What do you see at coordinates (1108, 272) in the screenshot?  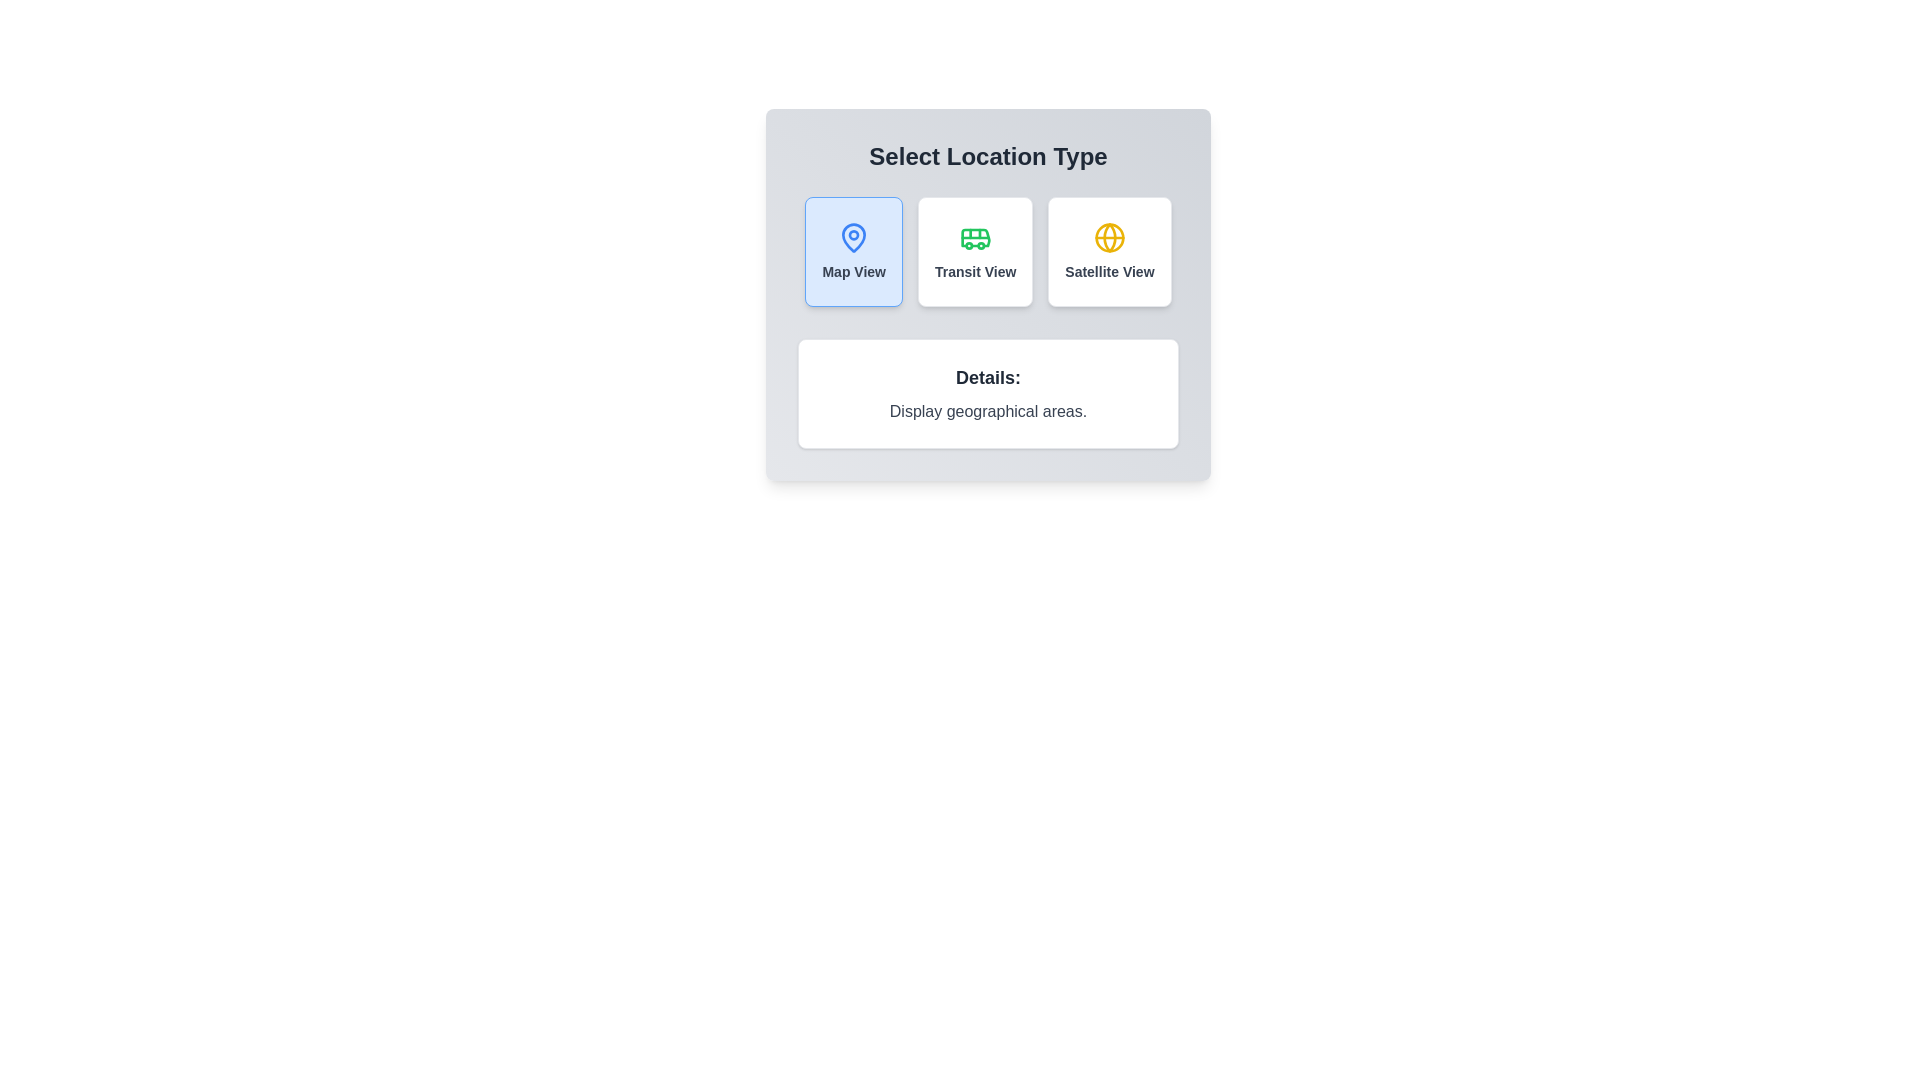 I see `text label 'Satellite View' located at the bottom of the third card in the 'Select Location Type' box` at bounding box center [1108, 272].